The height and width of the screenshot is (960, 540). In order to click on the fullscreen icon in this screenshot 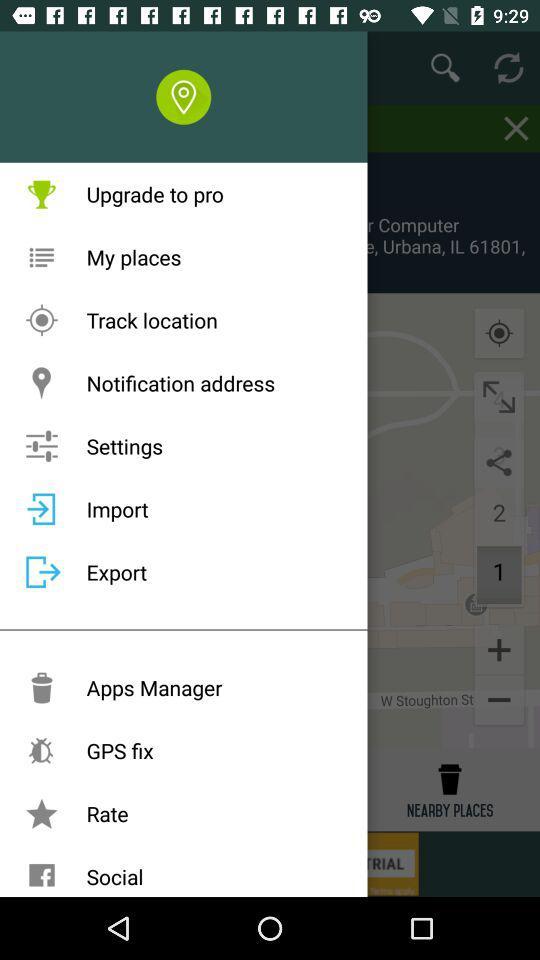, I will do `click(498, 396)`.